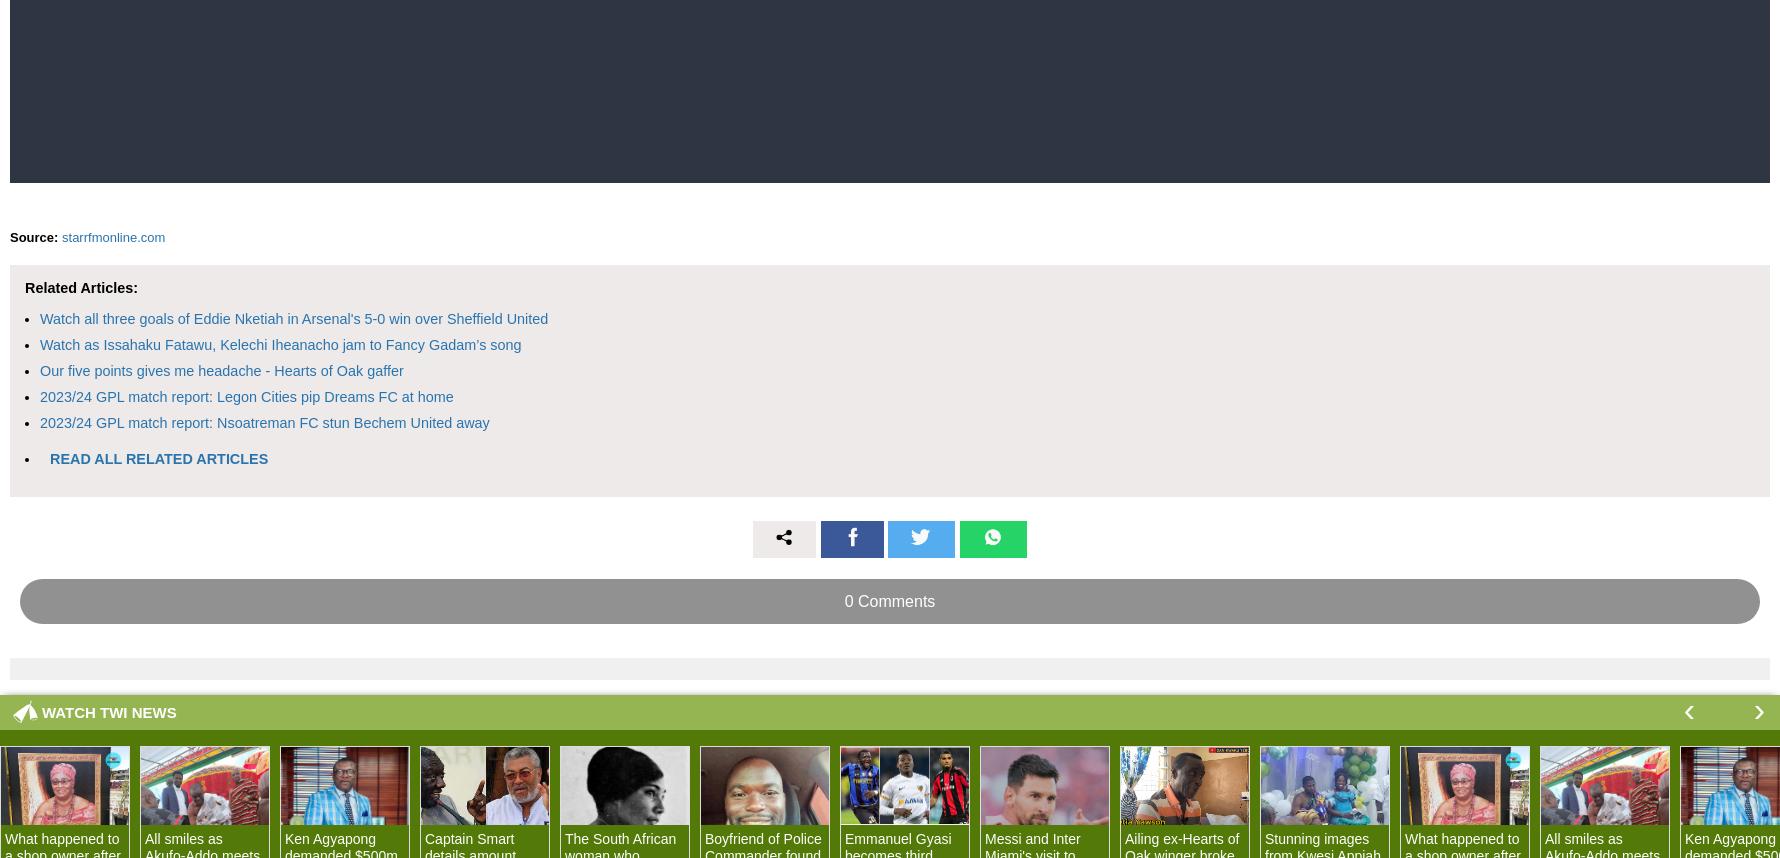  What do you see at coordinates (221, 369) in the screenshot?
I see `'Our five points gives me headache - Hearts of Oak gaffer'` at bounding box center [221, 369].